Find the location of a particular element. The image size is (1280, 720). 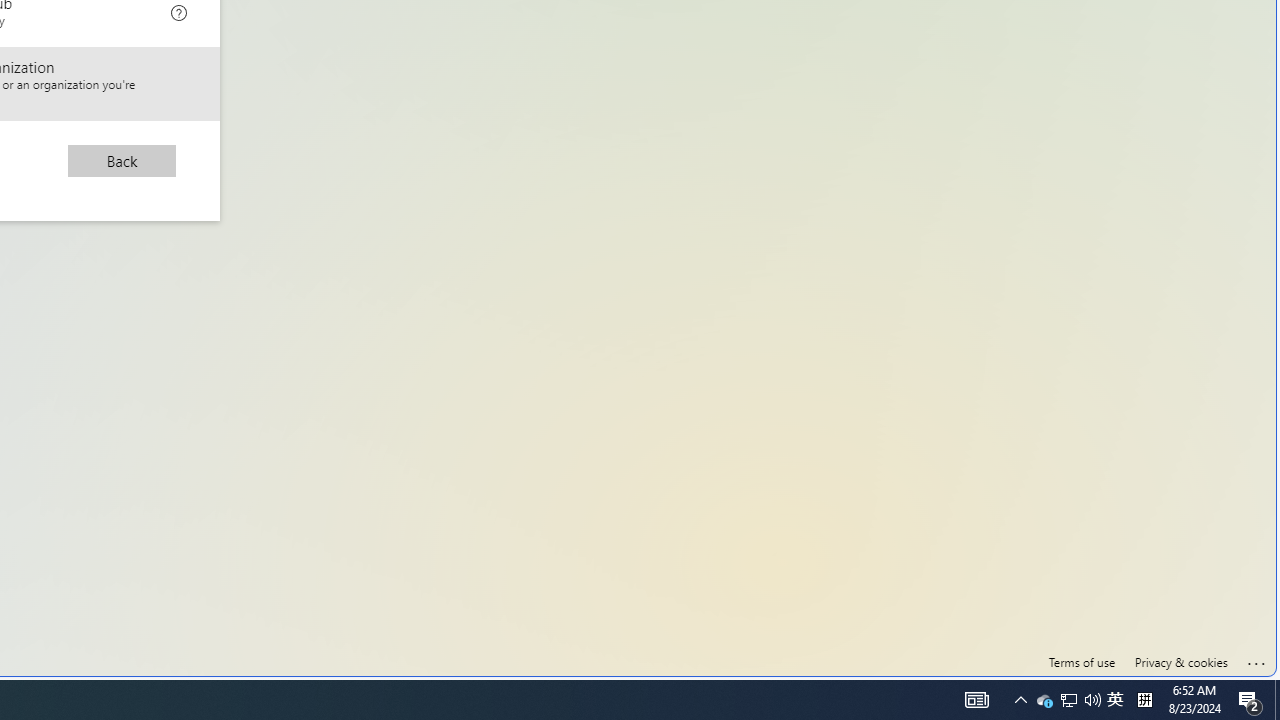

'Terms of use' is located at coordinates (1081, 662).